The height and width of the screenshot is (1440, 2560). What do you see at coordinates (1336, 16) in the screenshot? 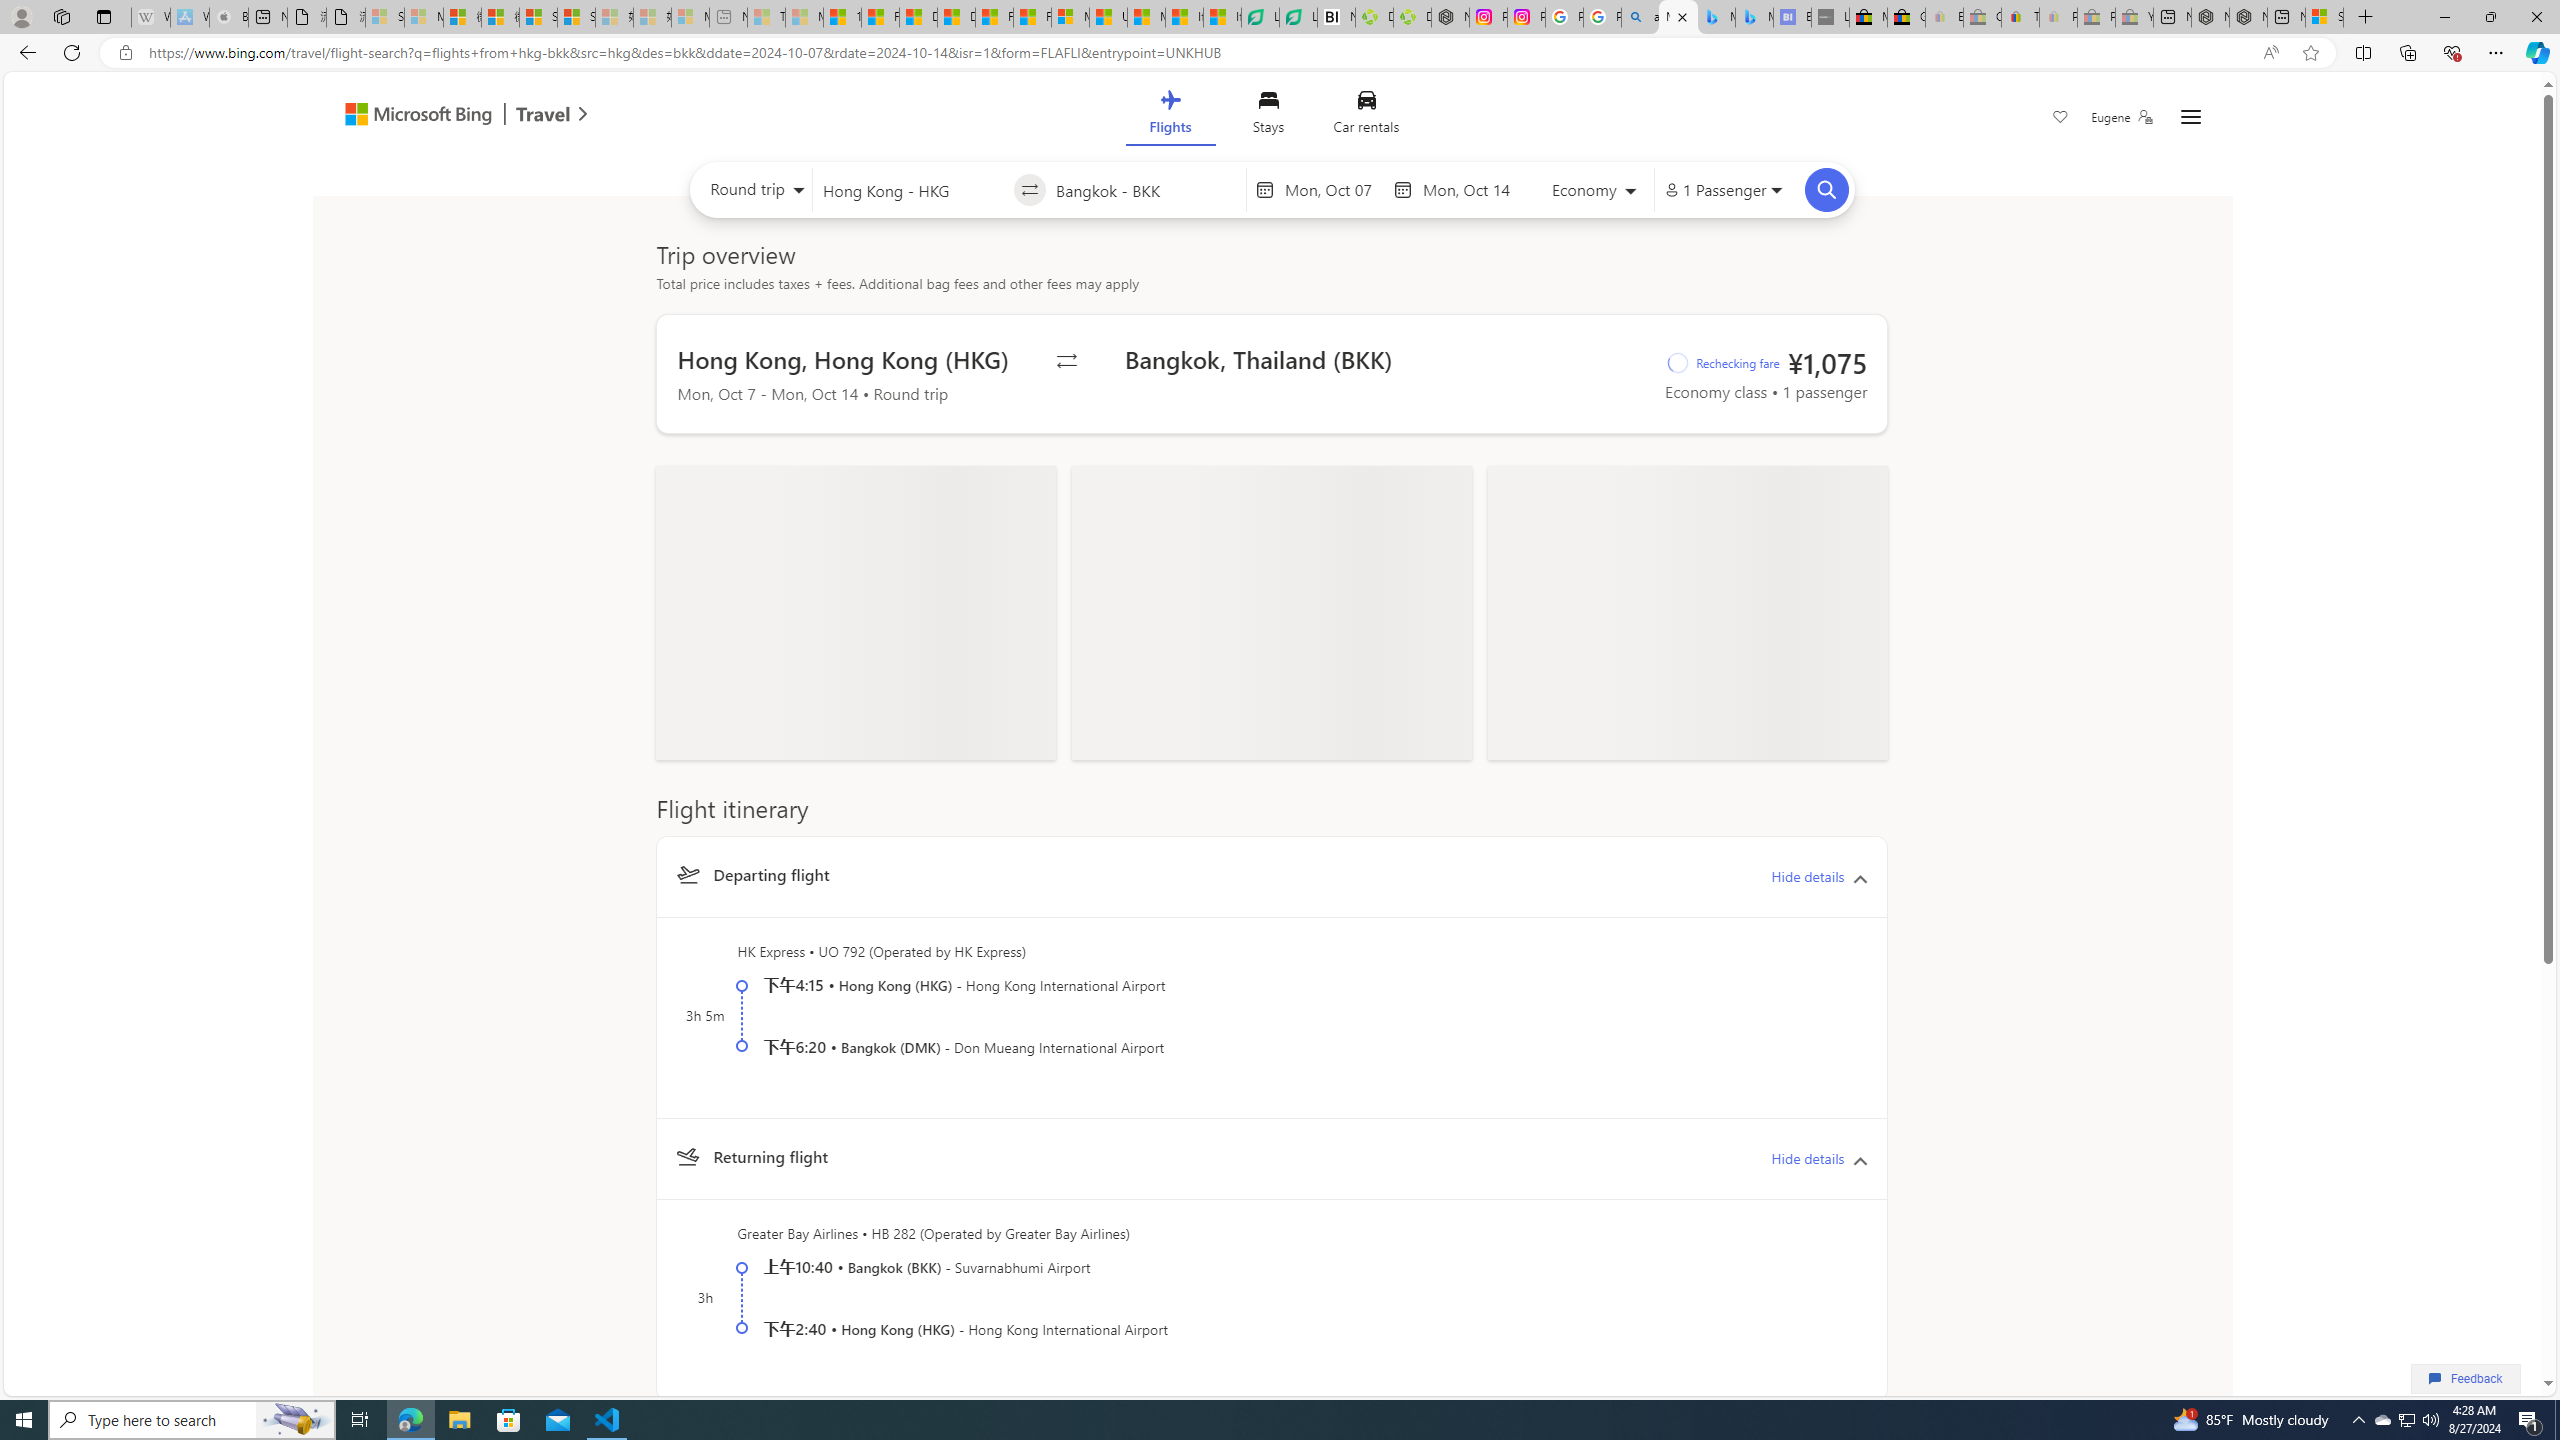
I see `'Nvidia va a poner a prueba la paciencia de los inversores'` at bounding box center [1336, 16].